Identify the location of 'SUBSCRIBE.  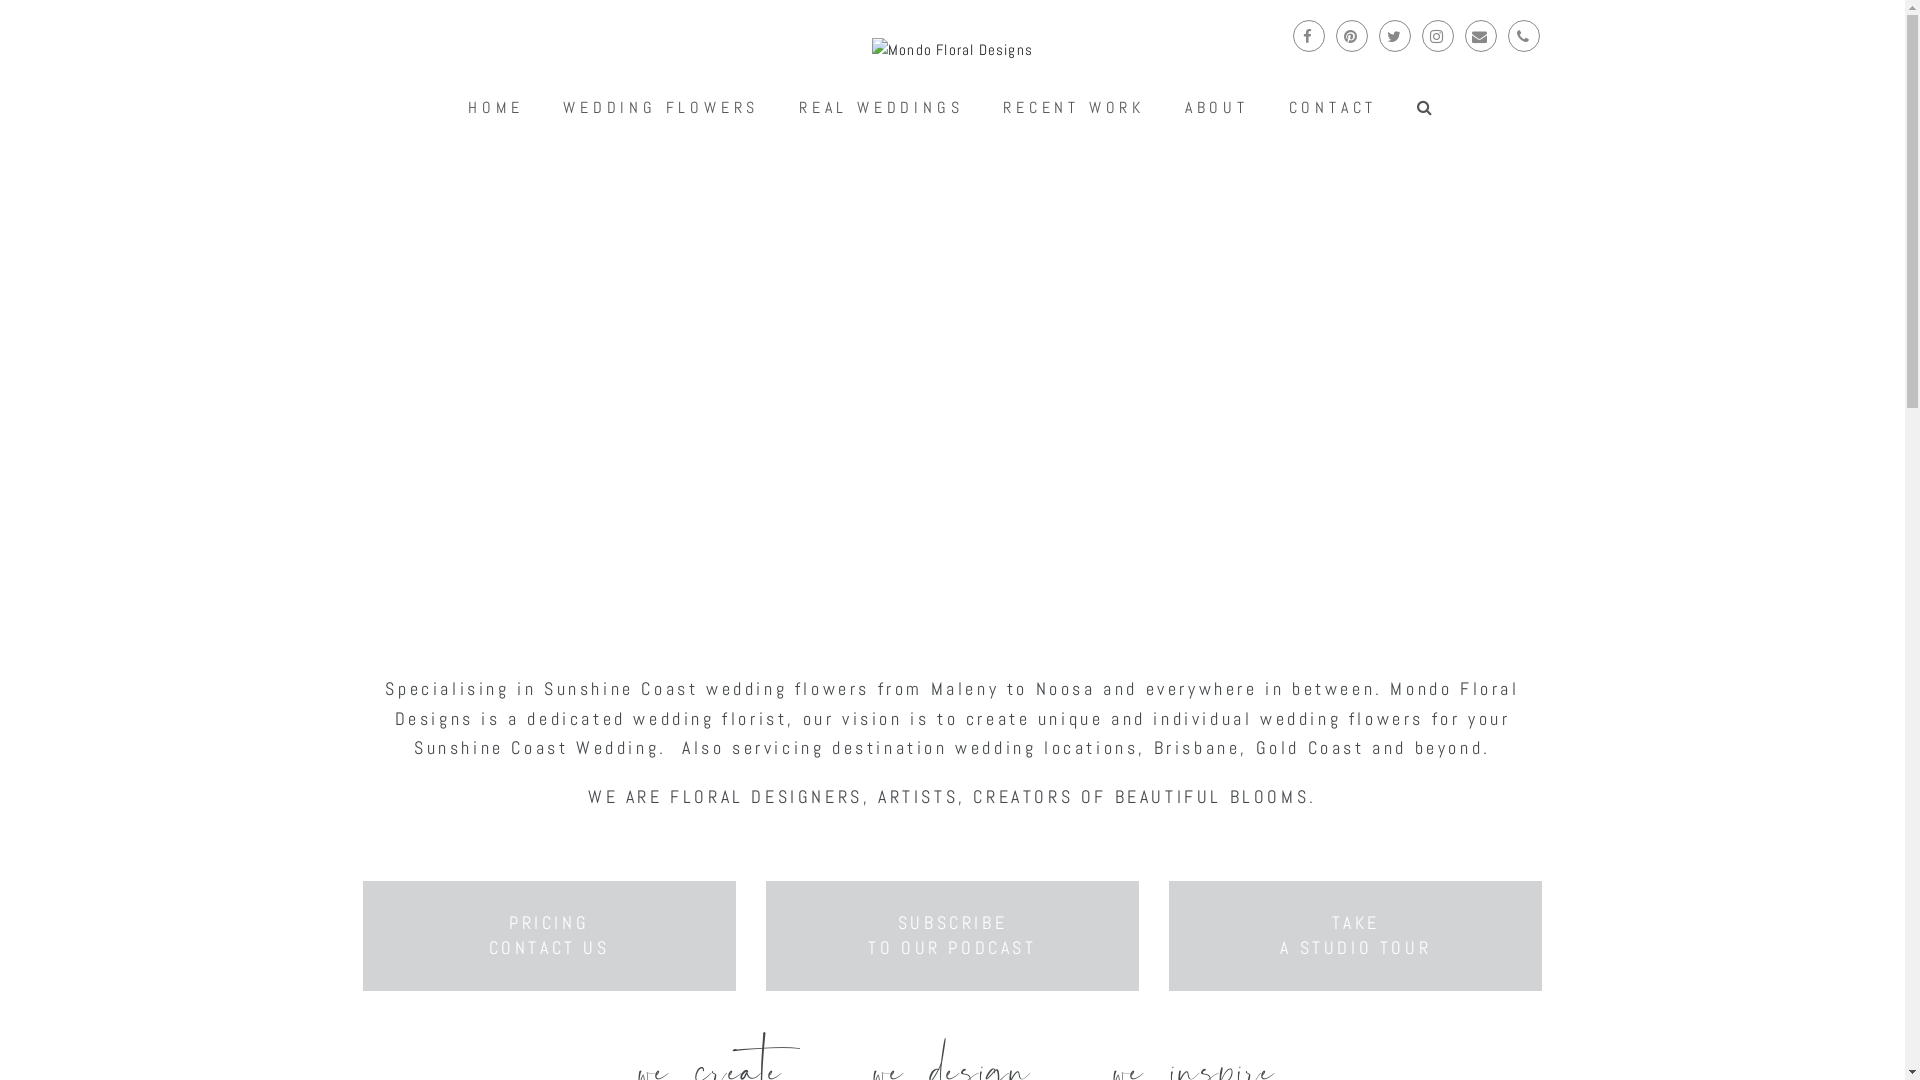
(950, 934).